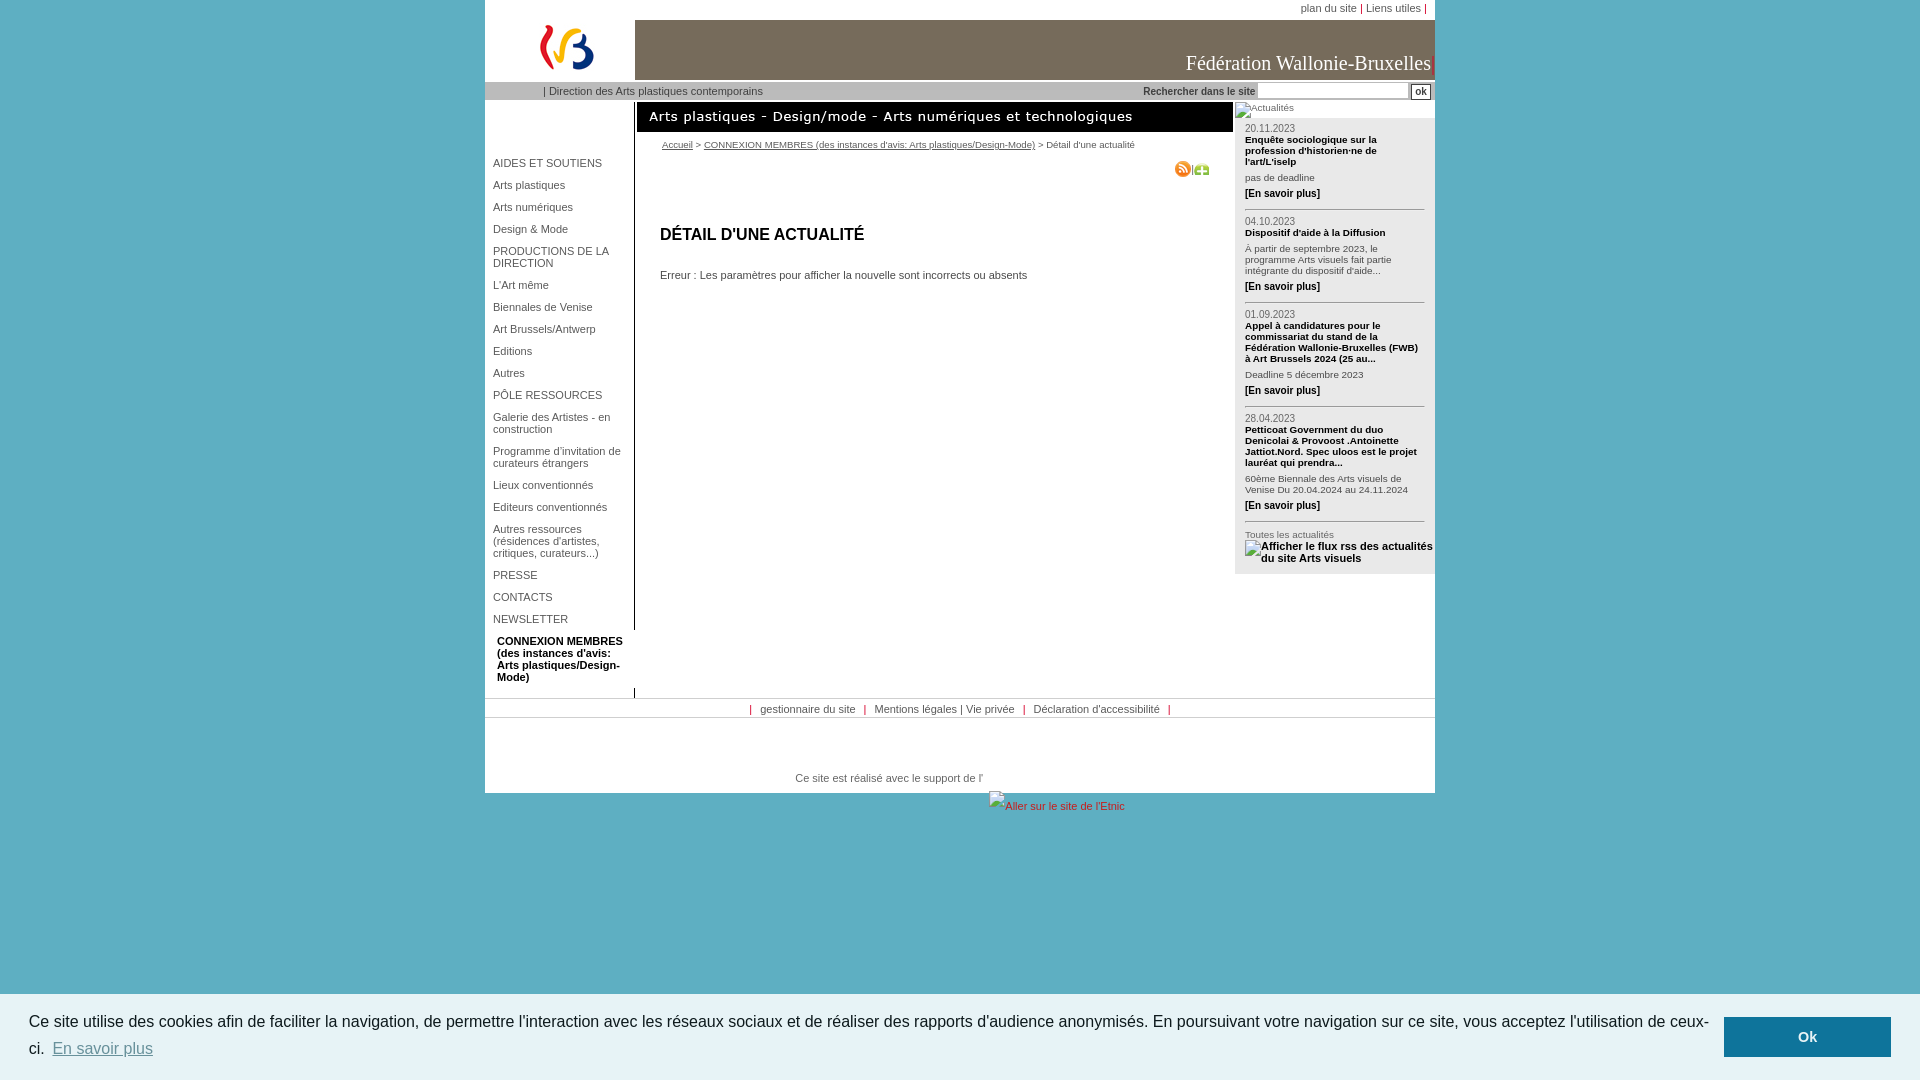 The image size is (1920, 1080). What do you see at coordinates (560, 256) in the screenshot?
I see `'PRODUCTIONS DE LA DIRECTION'` at bounding box center [560, 256].